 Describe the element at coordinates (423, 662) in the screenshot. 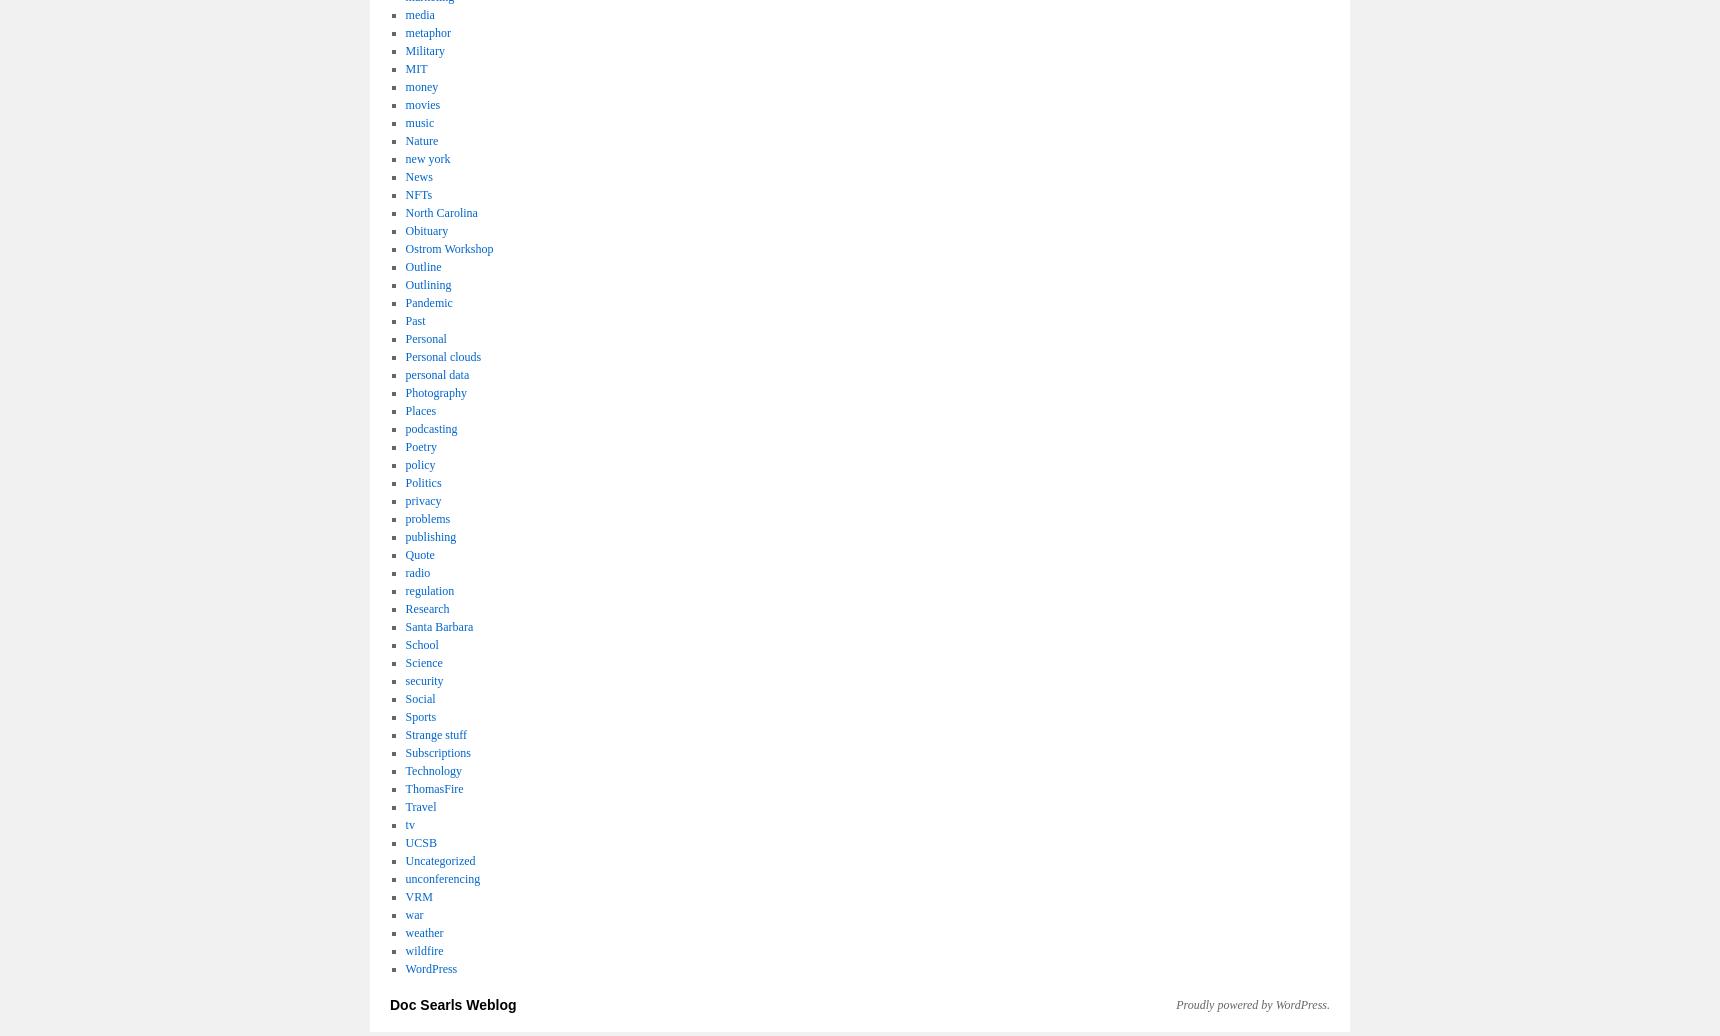

I see `'Science'` at that location.